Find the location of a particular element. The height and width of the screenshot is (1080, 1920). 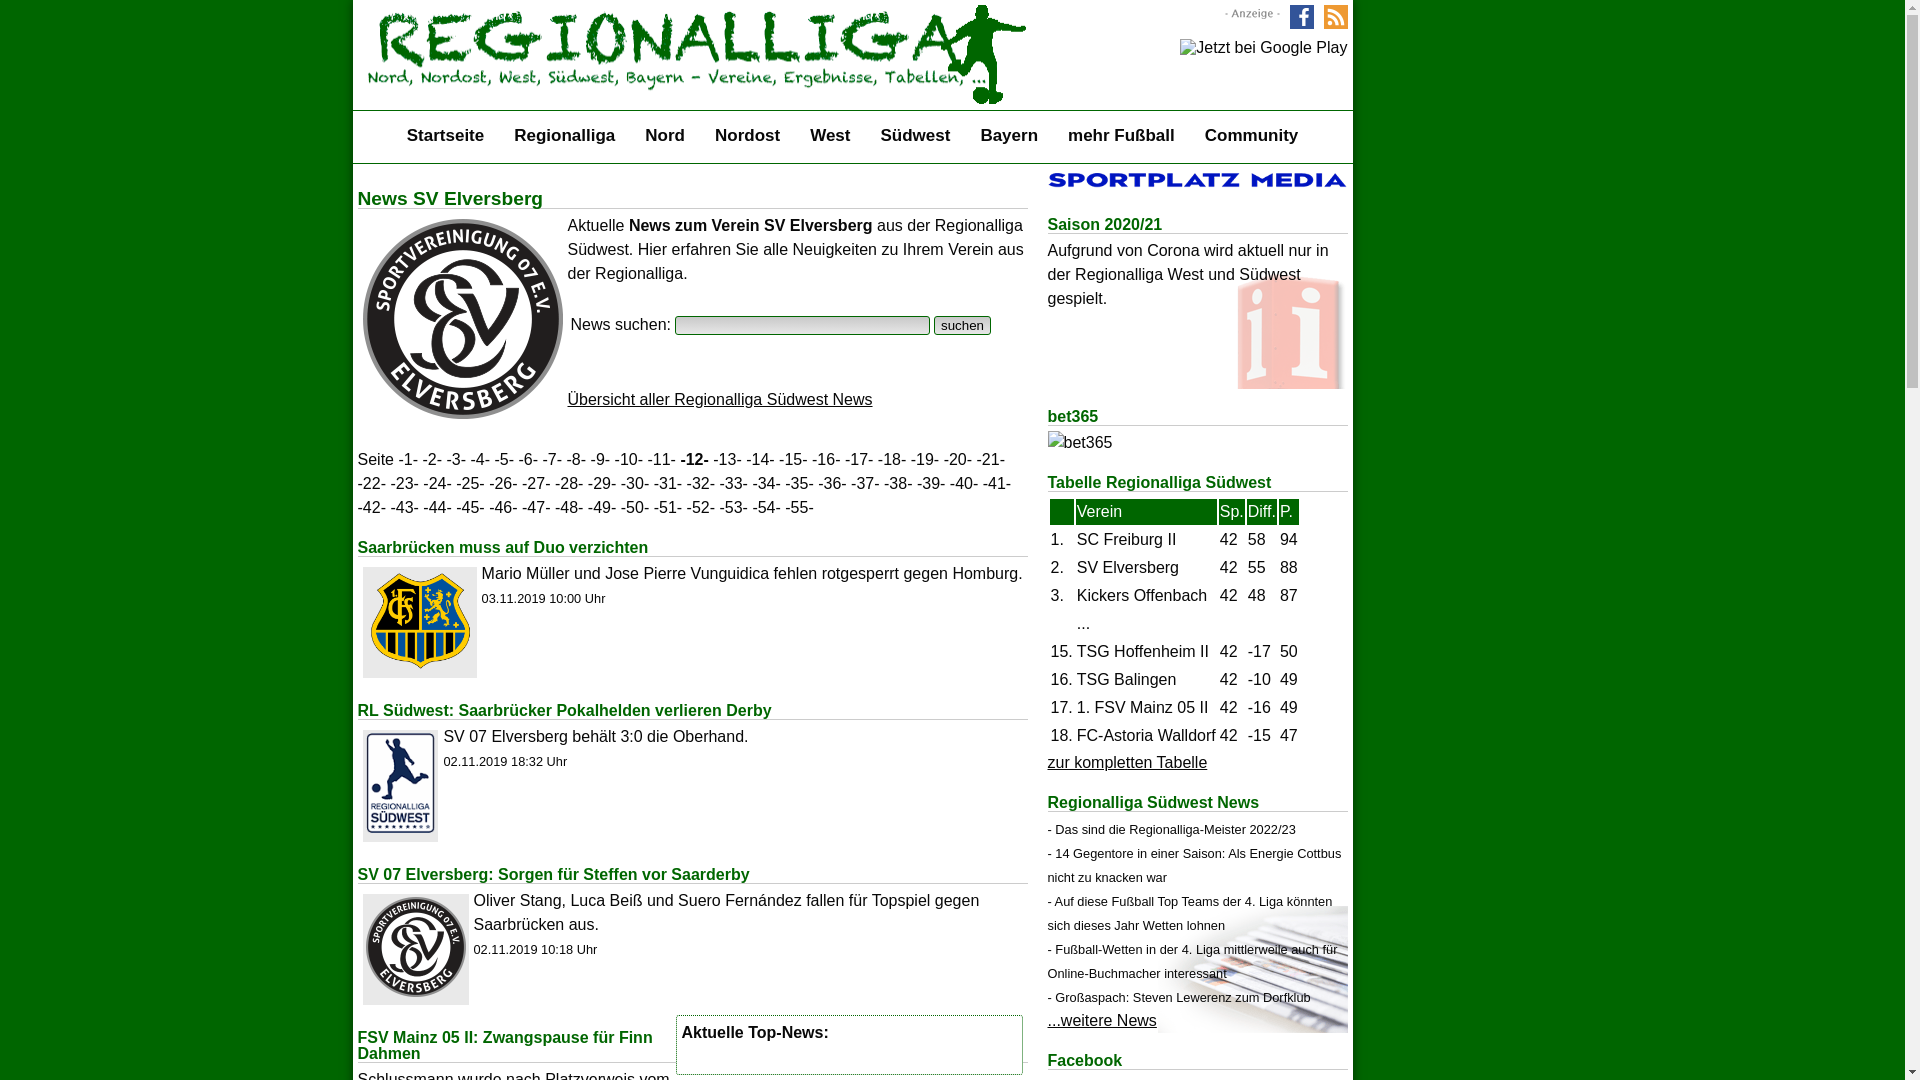

'-51-' is located at coordinates (667, 506).